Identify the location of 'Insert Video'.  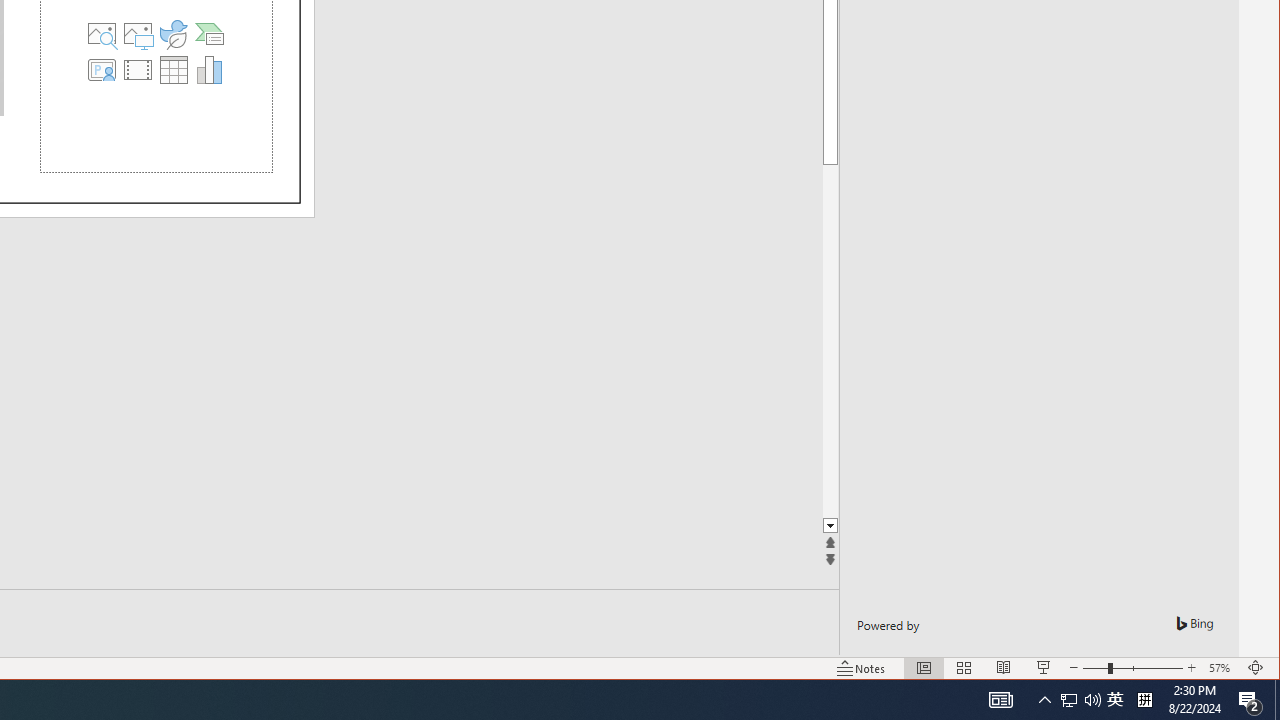
(136, 68).